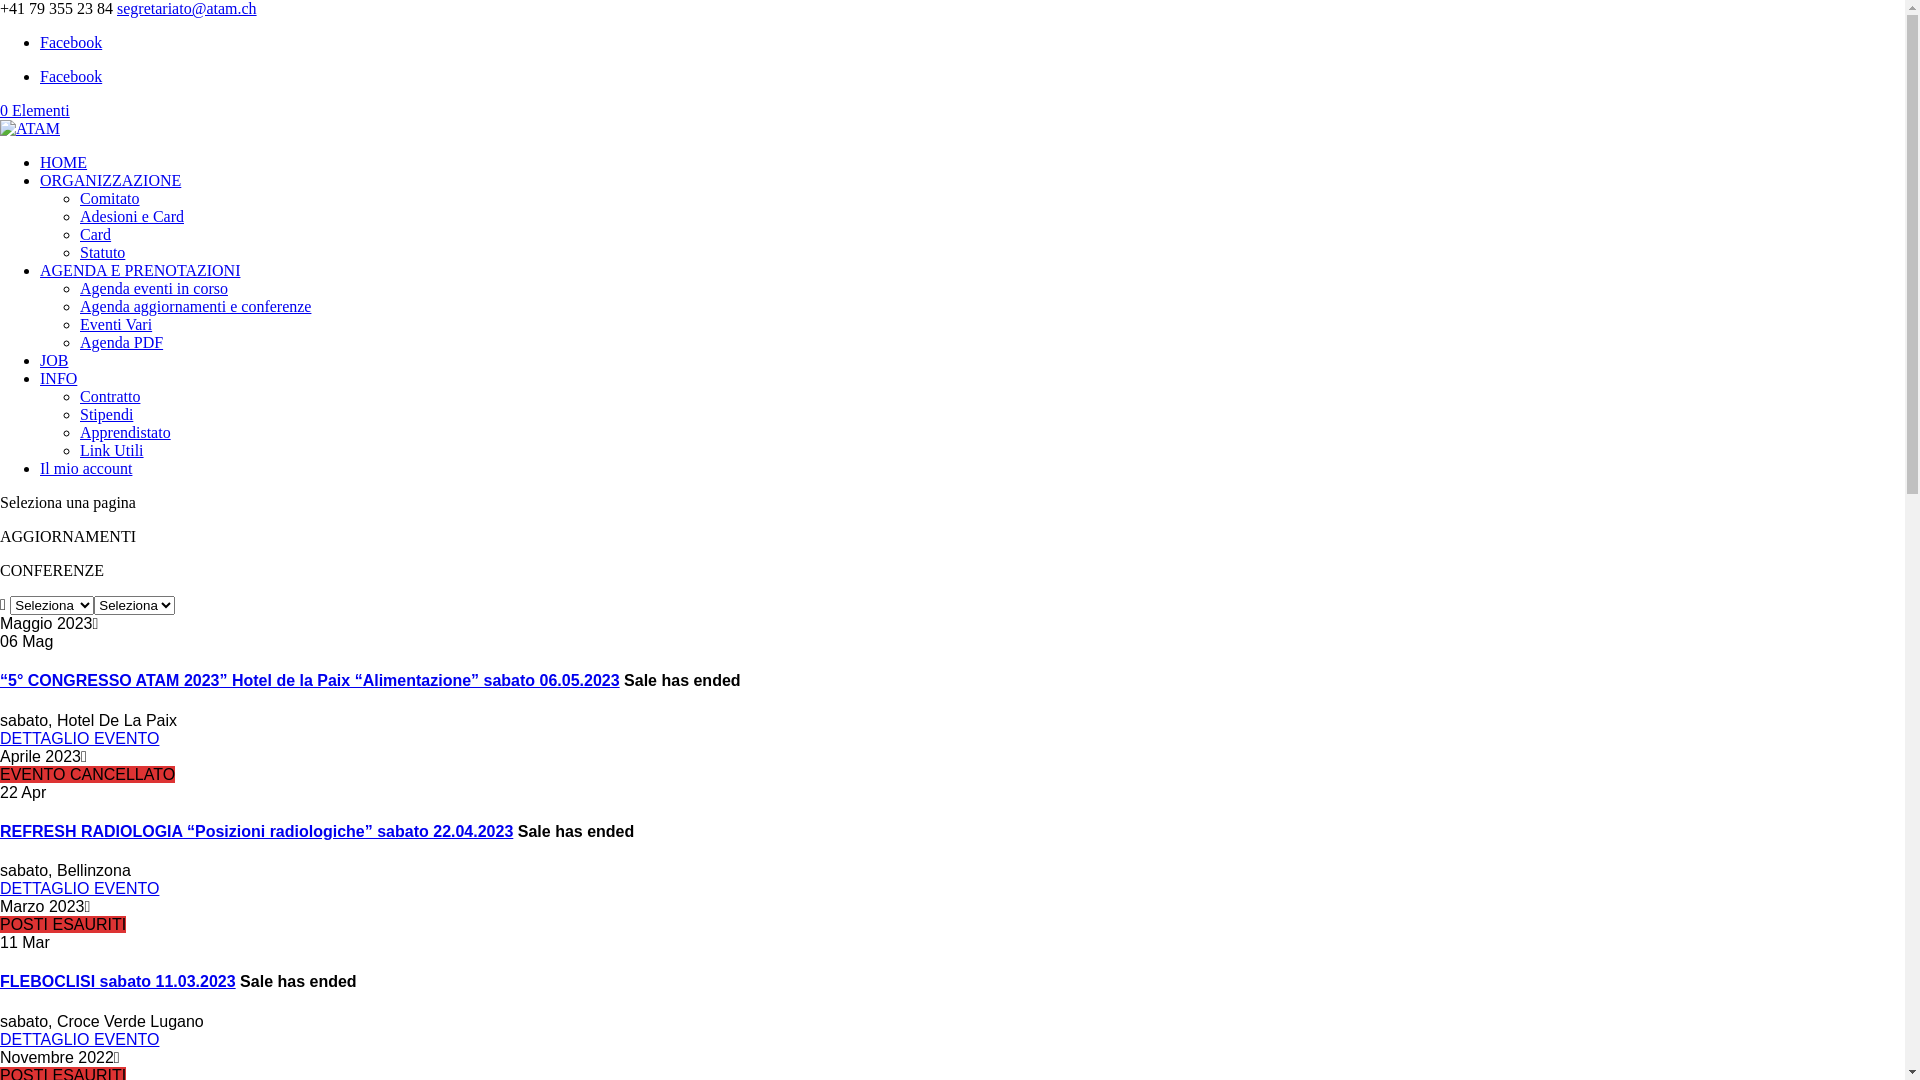  I want to click on 'Adesioni e Card', so click(131, 216).